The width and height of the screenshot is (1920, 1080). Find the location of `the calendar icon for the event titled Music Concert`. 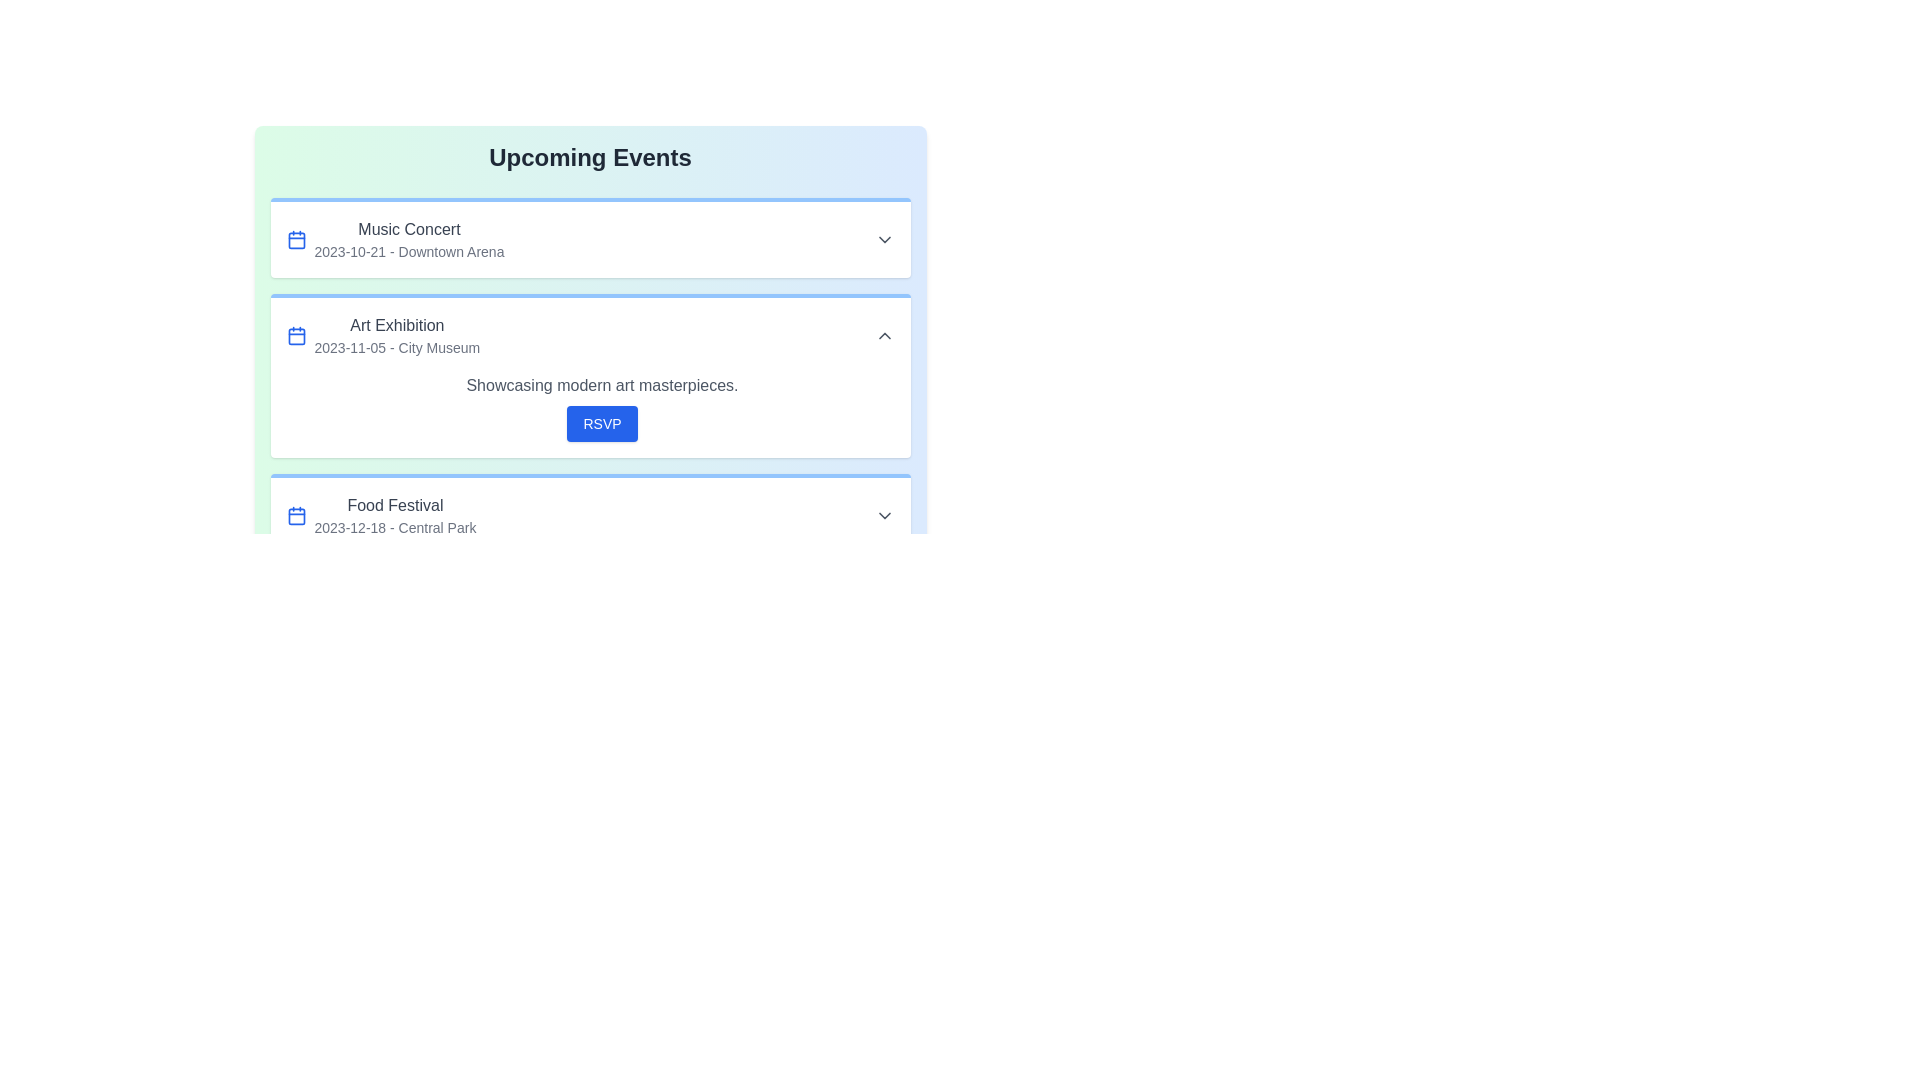

the calendar icon for the event titled Music Concert is located at coordinates (295, 238).